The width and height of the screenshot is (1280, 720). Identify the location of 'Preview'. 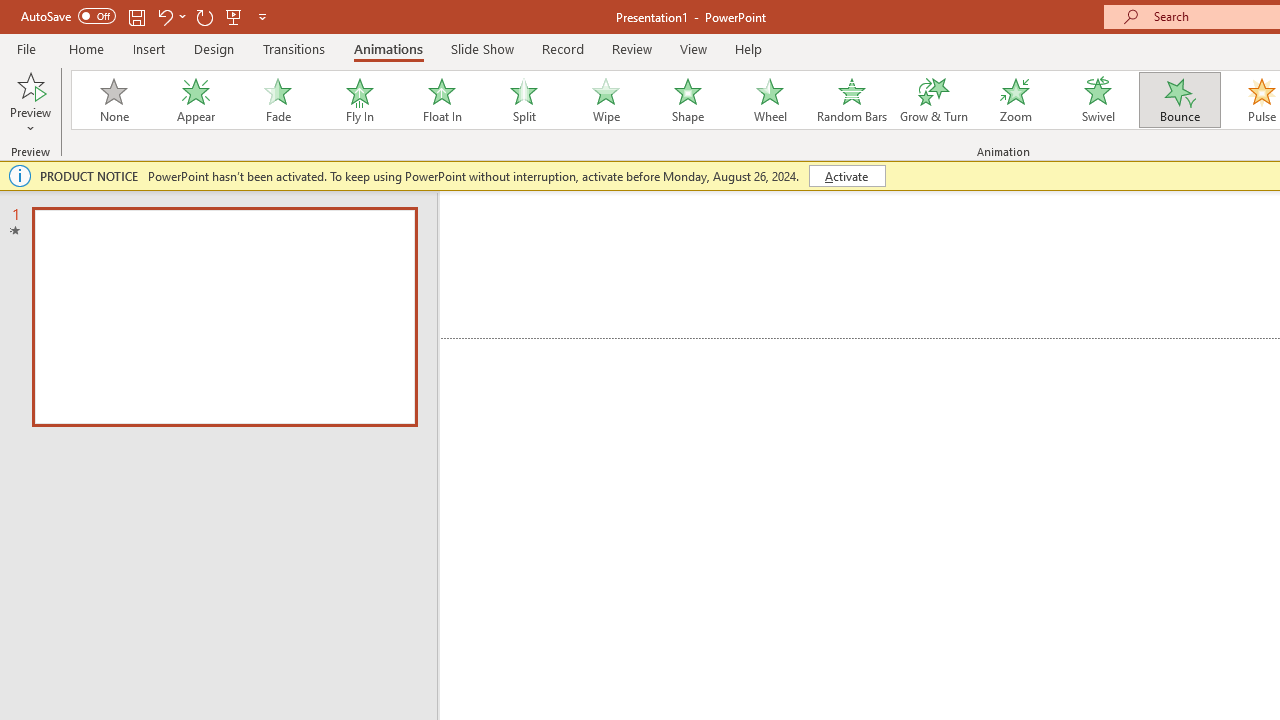
(30, 103).